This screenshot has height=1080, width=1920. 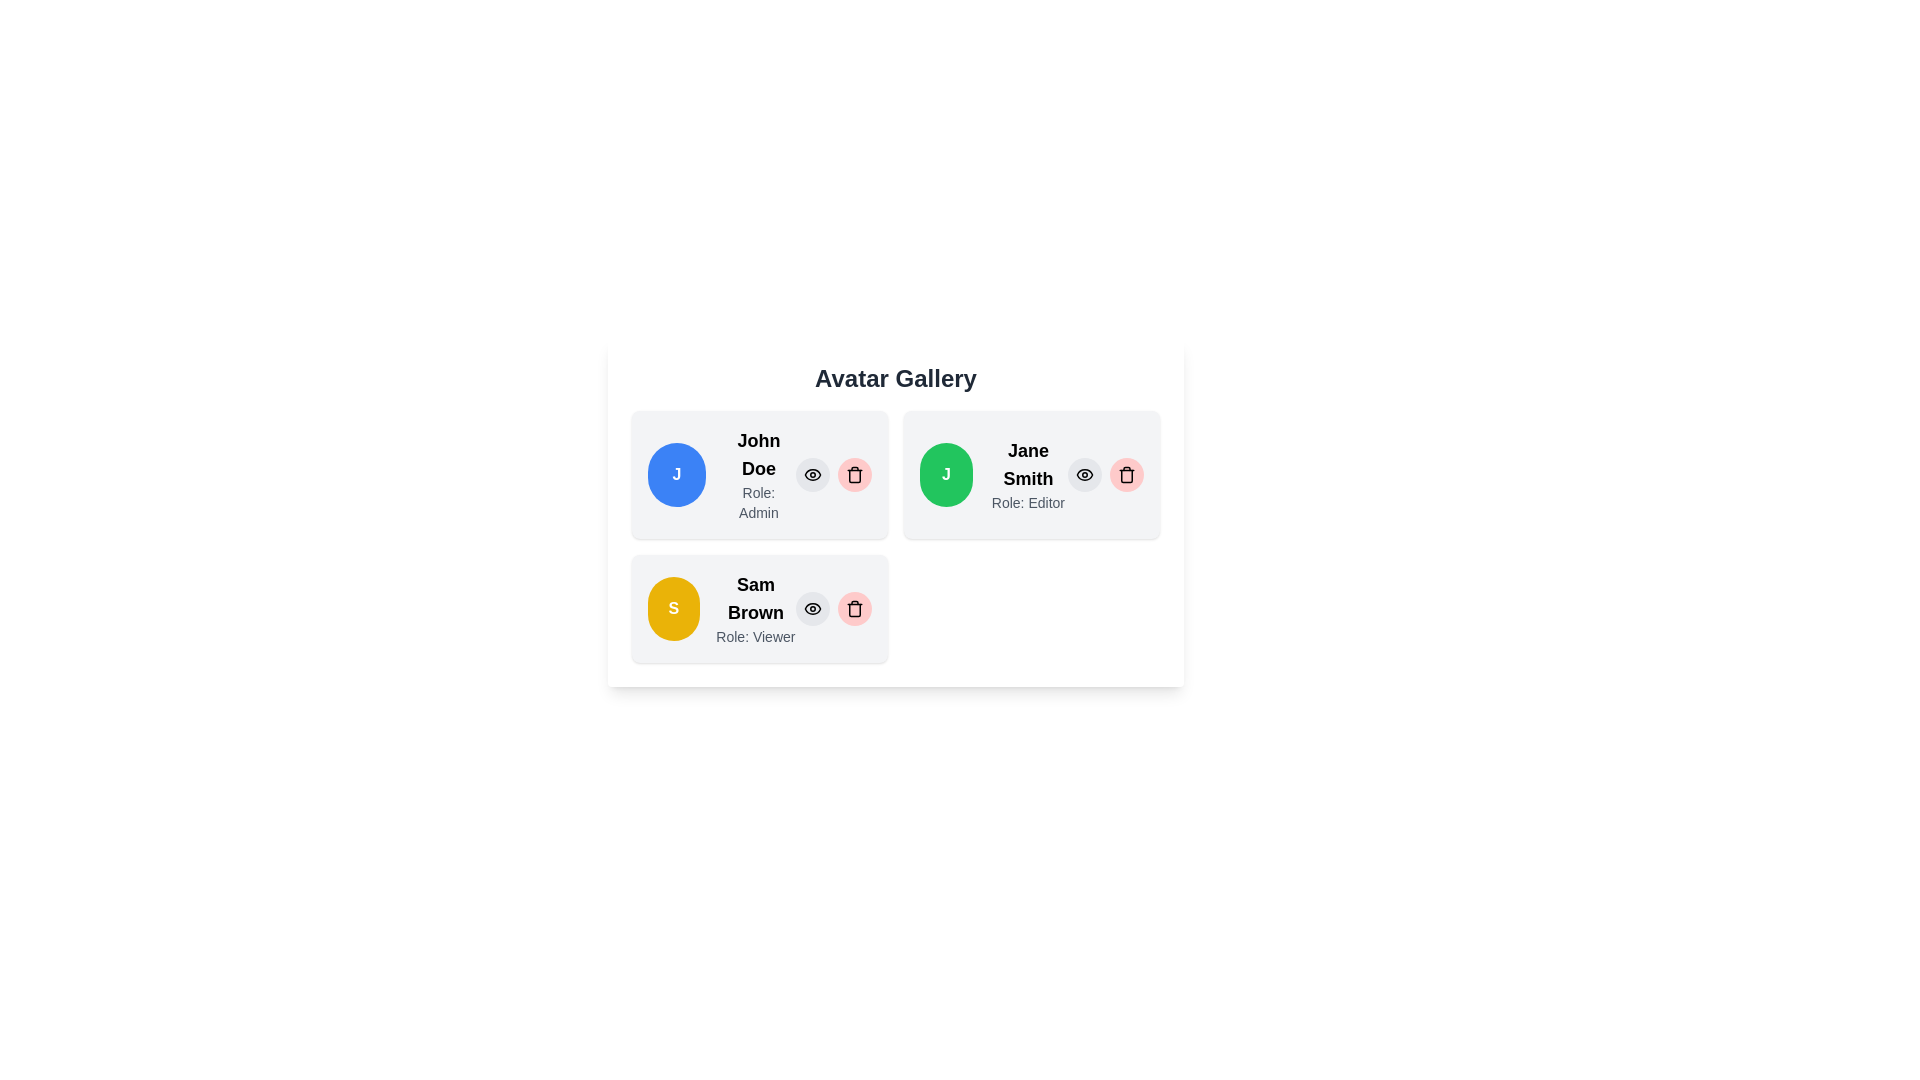 What do you see at coordinates (1127, 474) in the screenshot?
I see `the delete icon button for 'Jane Smith' in the user profile grid` at bounding box center [1127, 474].